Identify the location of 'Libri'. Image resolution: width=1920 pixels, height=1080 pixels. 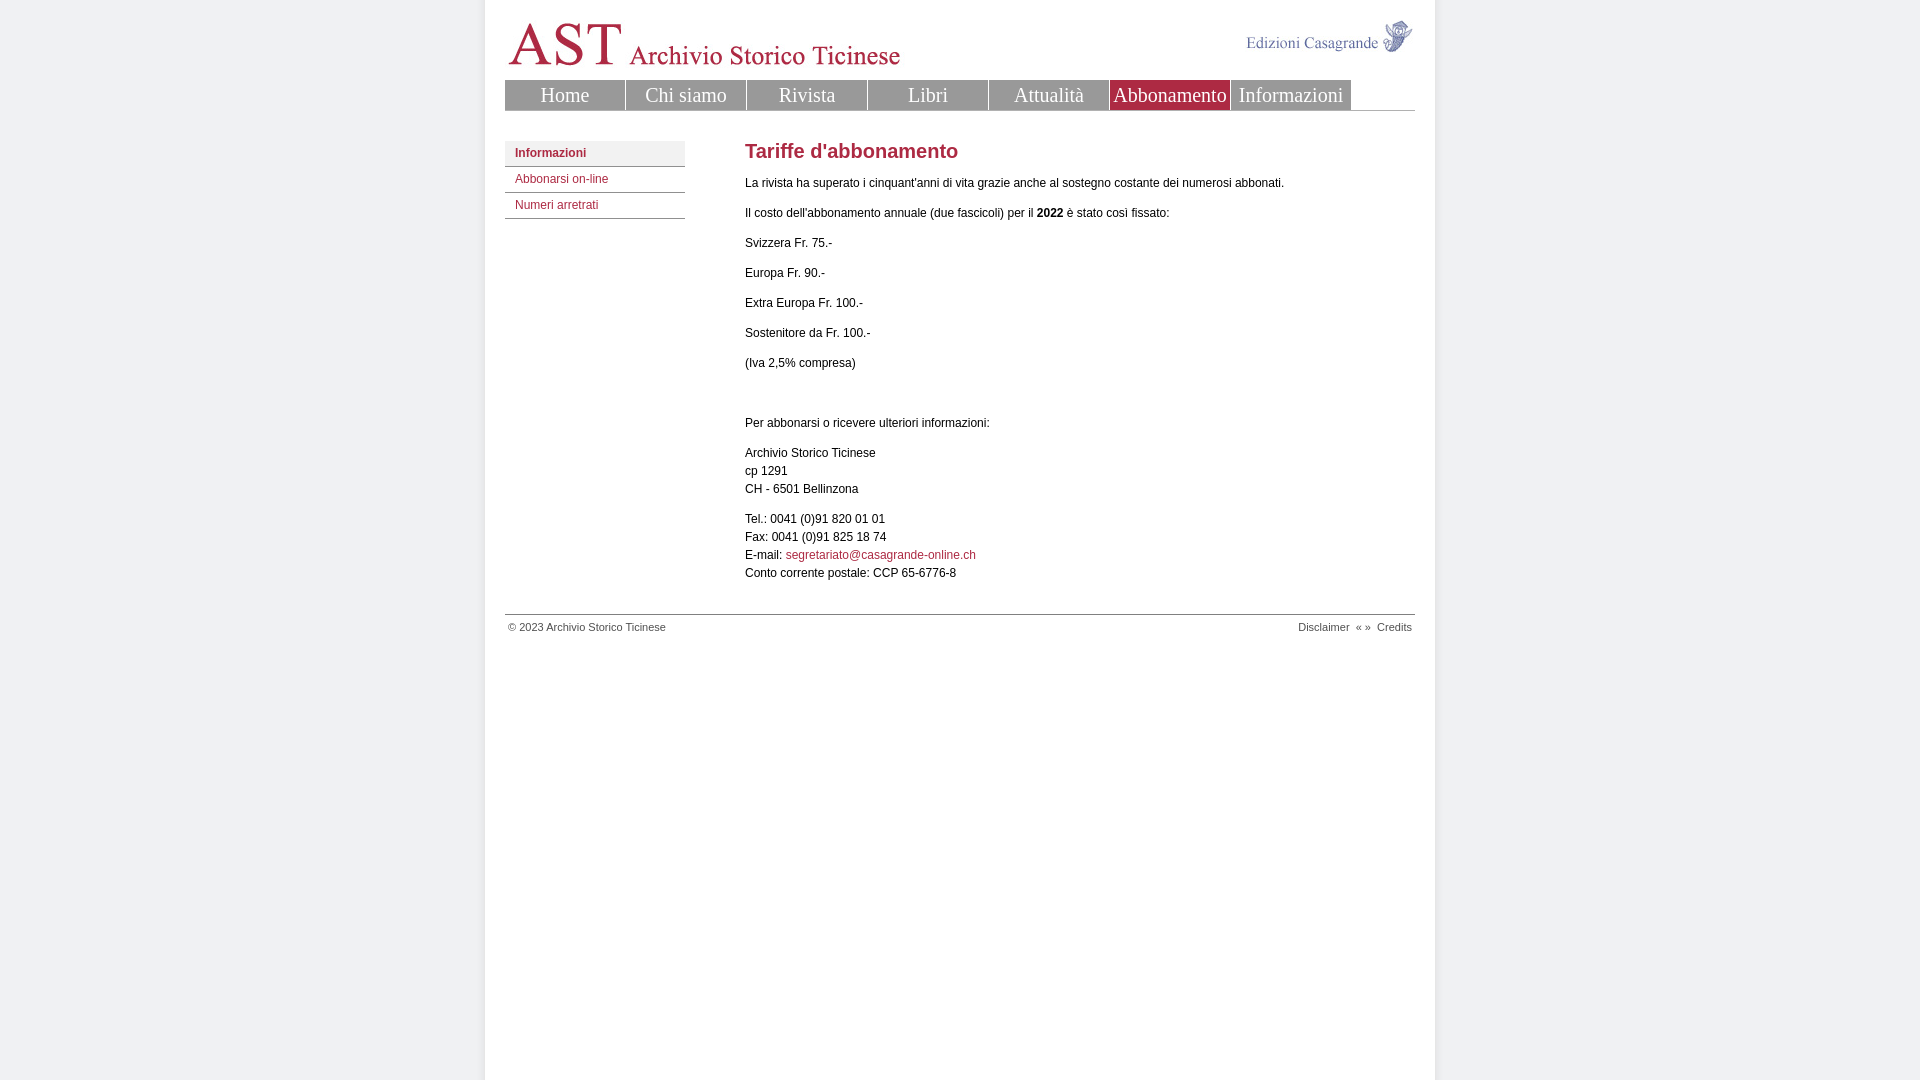
(926, 95).